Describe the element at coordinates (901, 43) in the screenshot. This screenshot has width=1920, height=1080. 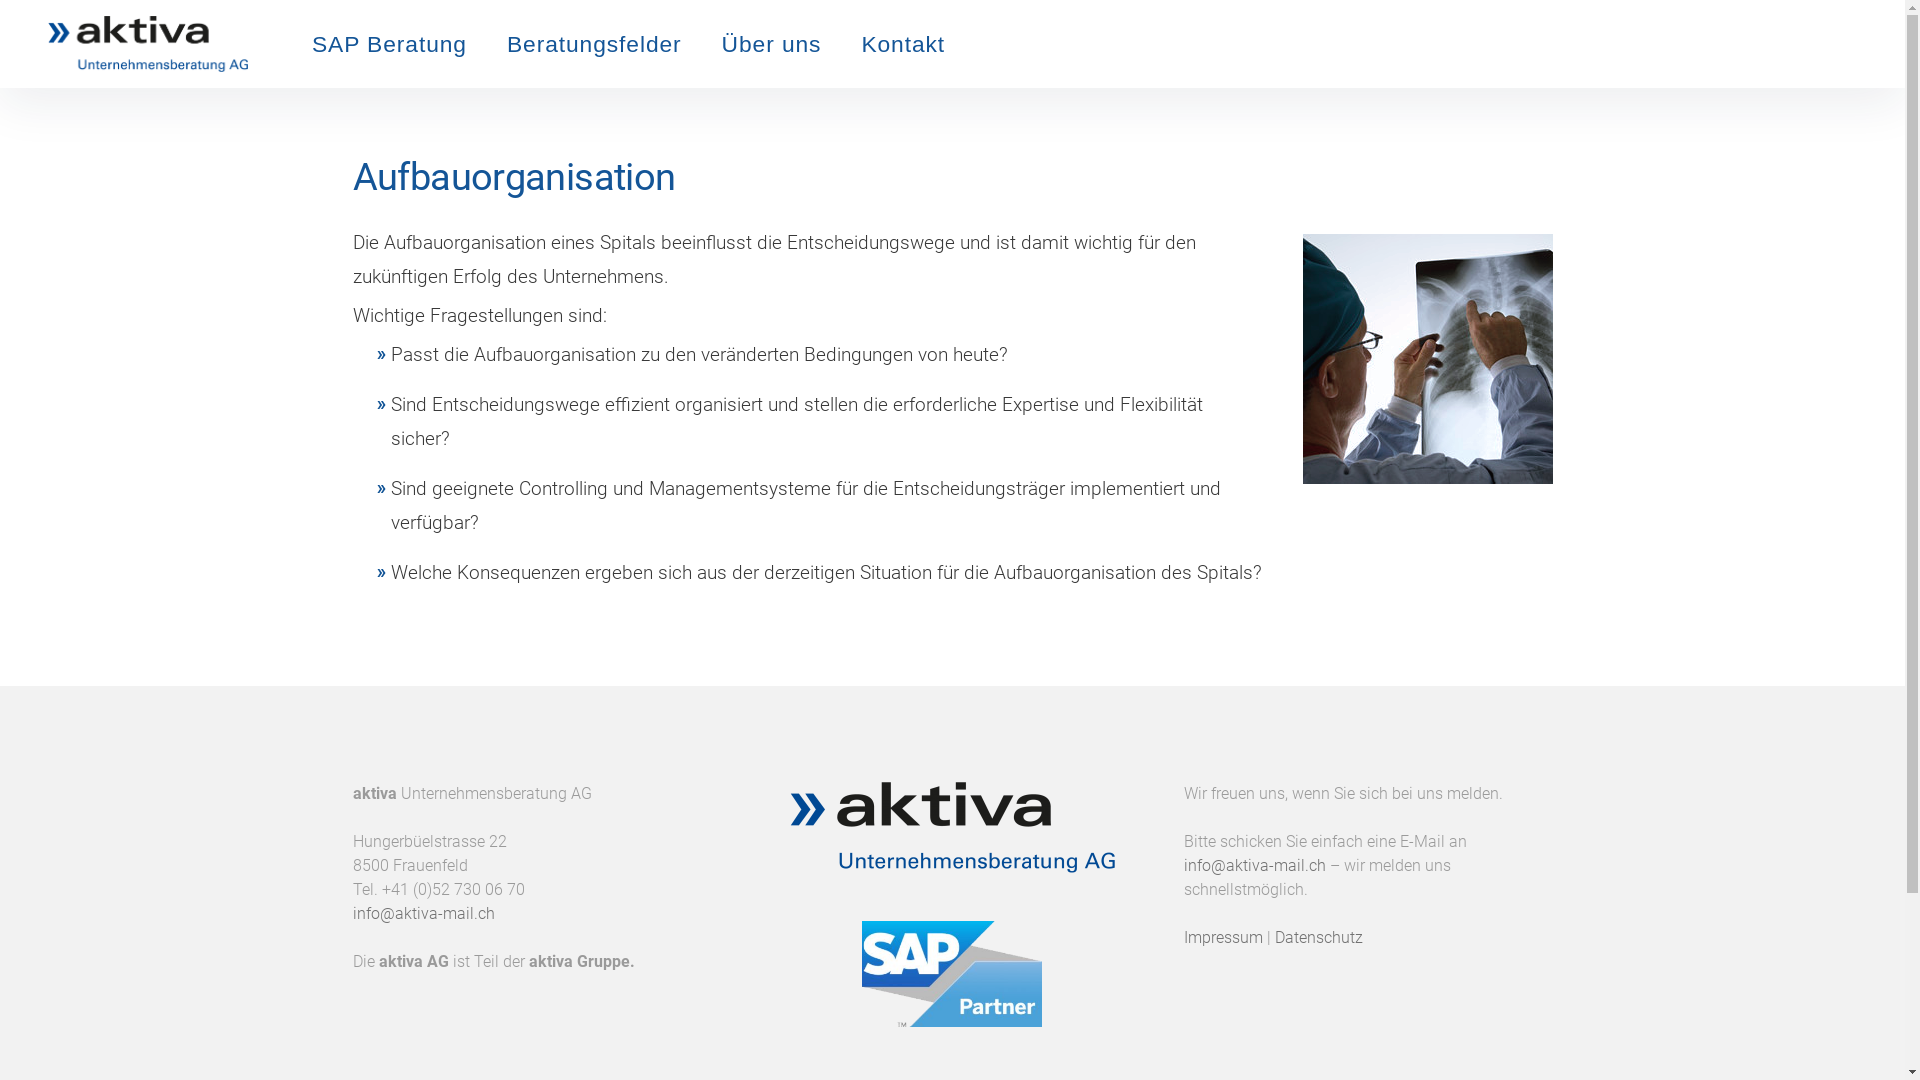
I see `'Kontakt'` at that location.